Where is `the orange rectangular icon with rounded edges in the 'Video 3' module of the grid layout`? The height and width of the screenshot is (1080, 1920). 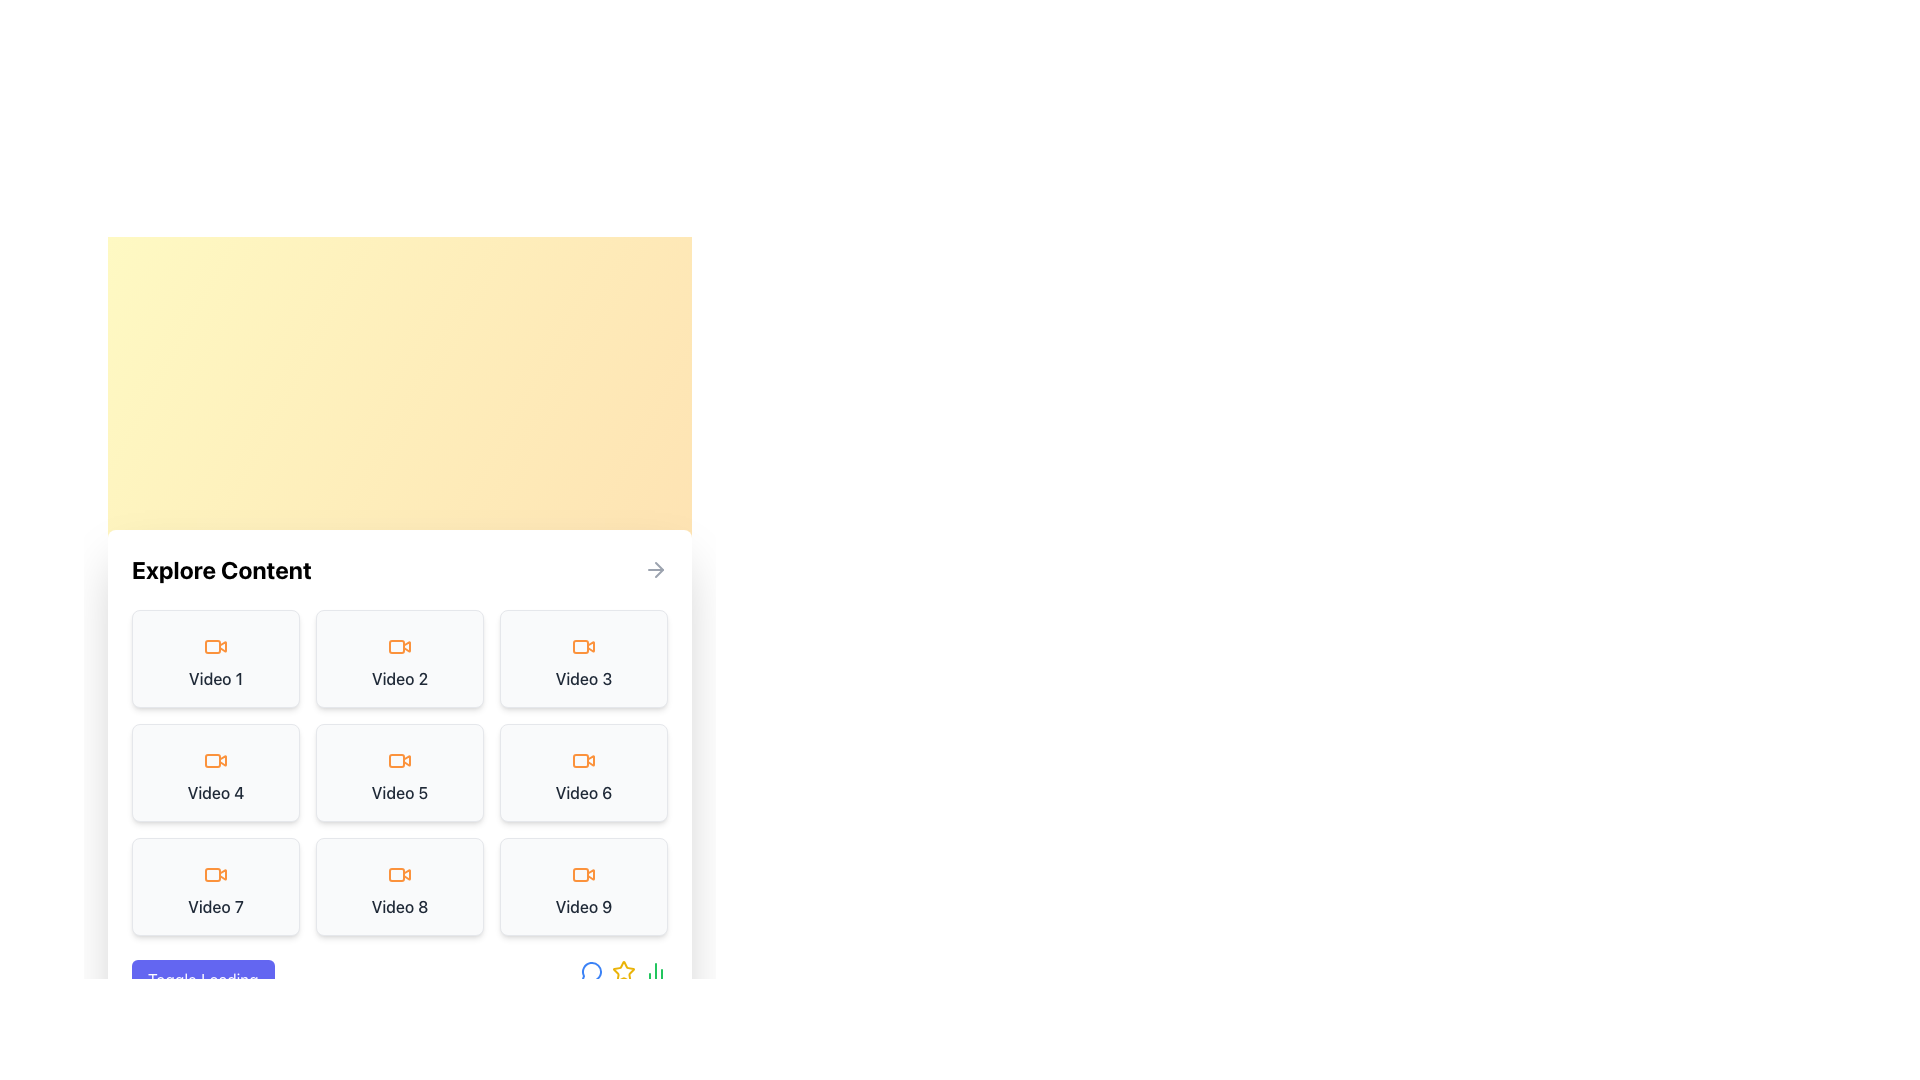
the orange rectangular icon with rounded edges in the 'Video 3' module of the grid layout is located at coordinates (579, 647).